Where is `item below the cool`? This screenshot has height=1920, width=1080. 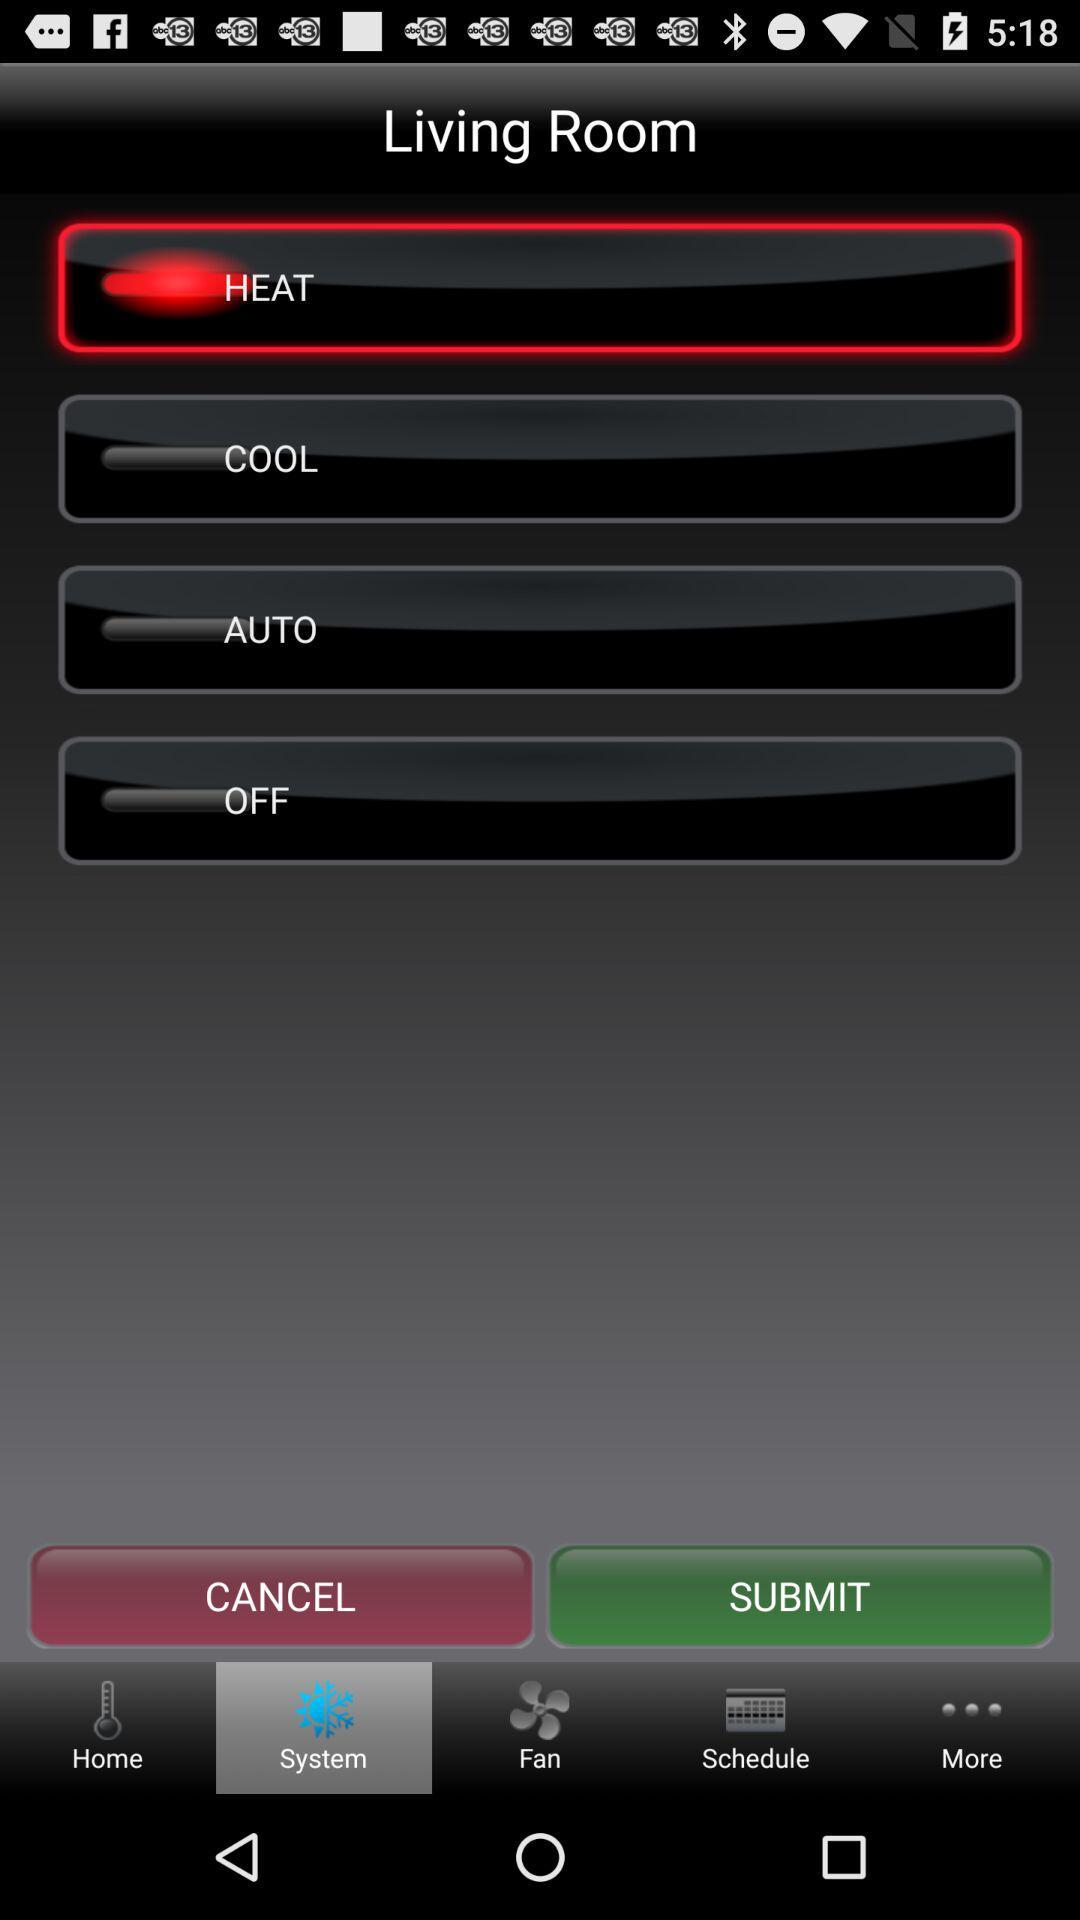
item below the cool is located at coordinates (540, 627).